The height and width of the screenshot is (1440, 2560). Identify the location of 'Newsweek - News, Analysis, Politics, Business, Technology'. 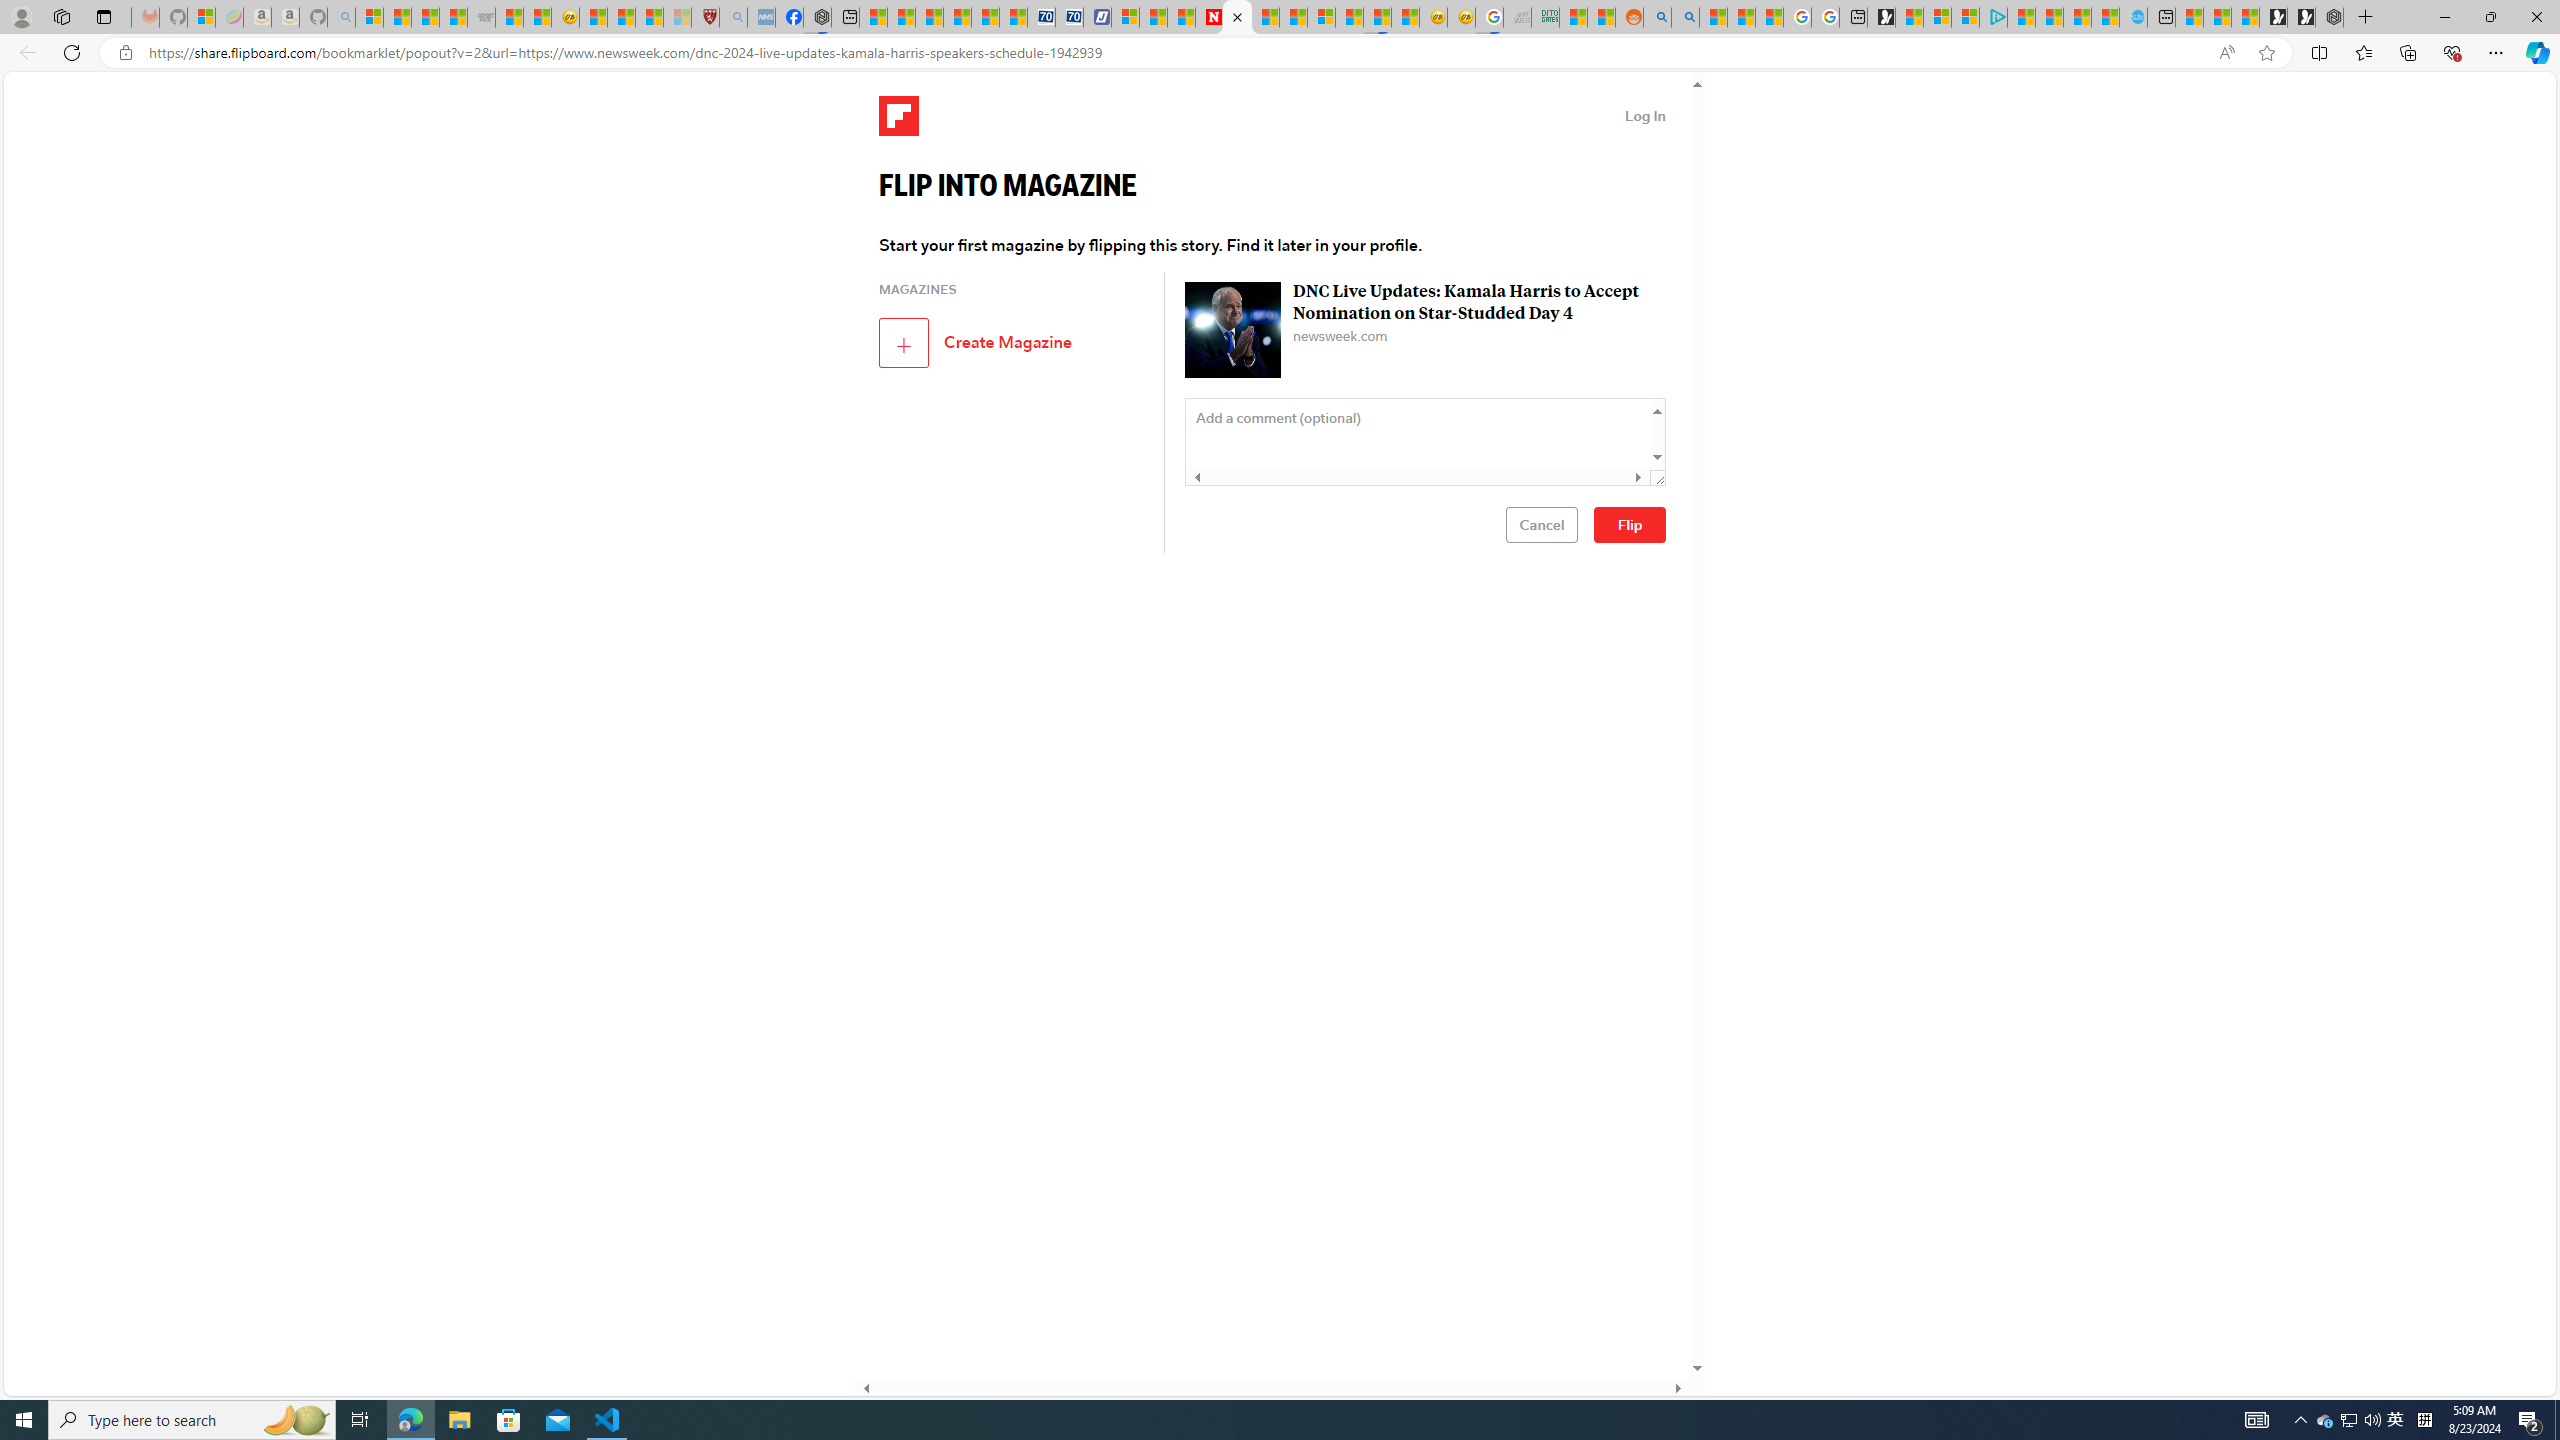
(1208, 16).